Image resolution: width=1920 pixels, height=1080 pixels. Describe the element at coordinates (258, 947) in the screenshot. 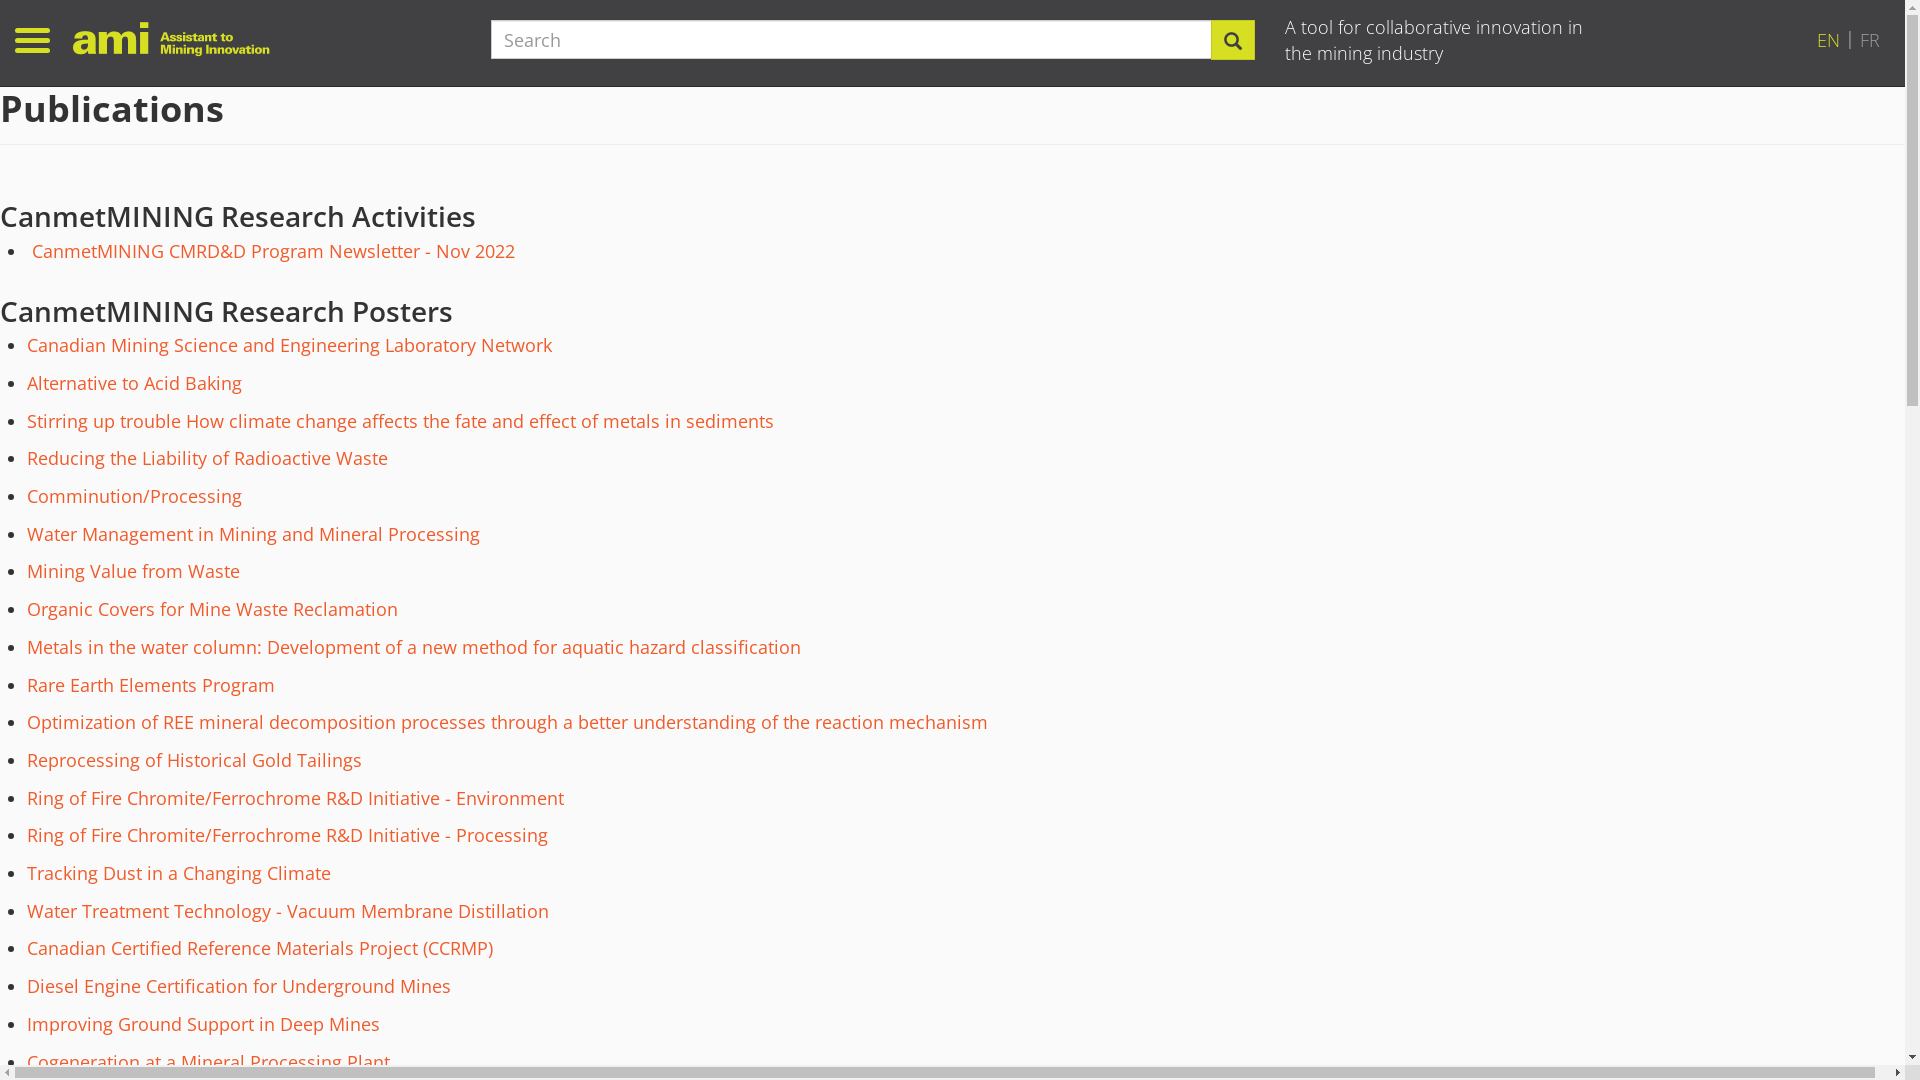

I see `'Canadian Certified Reference Materials Project (CCRMP)'` at that location.